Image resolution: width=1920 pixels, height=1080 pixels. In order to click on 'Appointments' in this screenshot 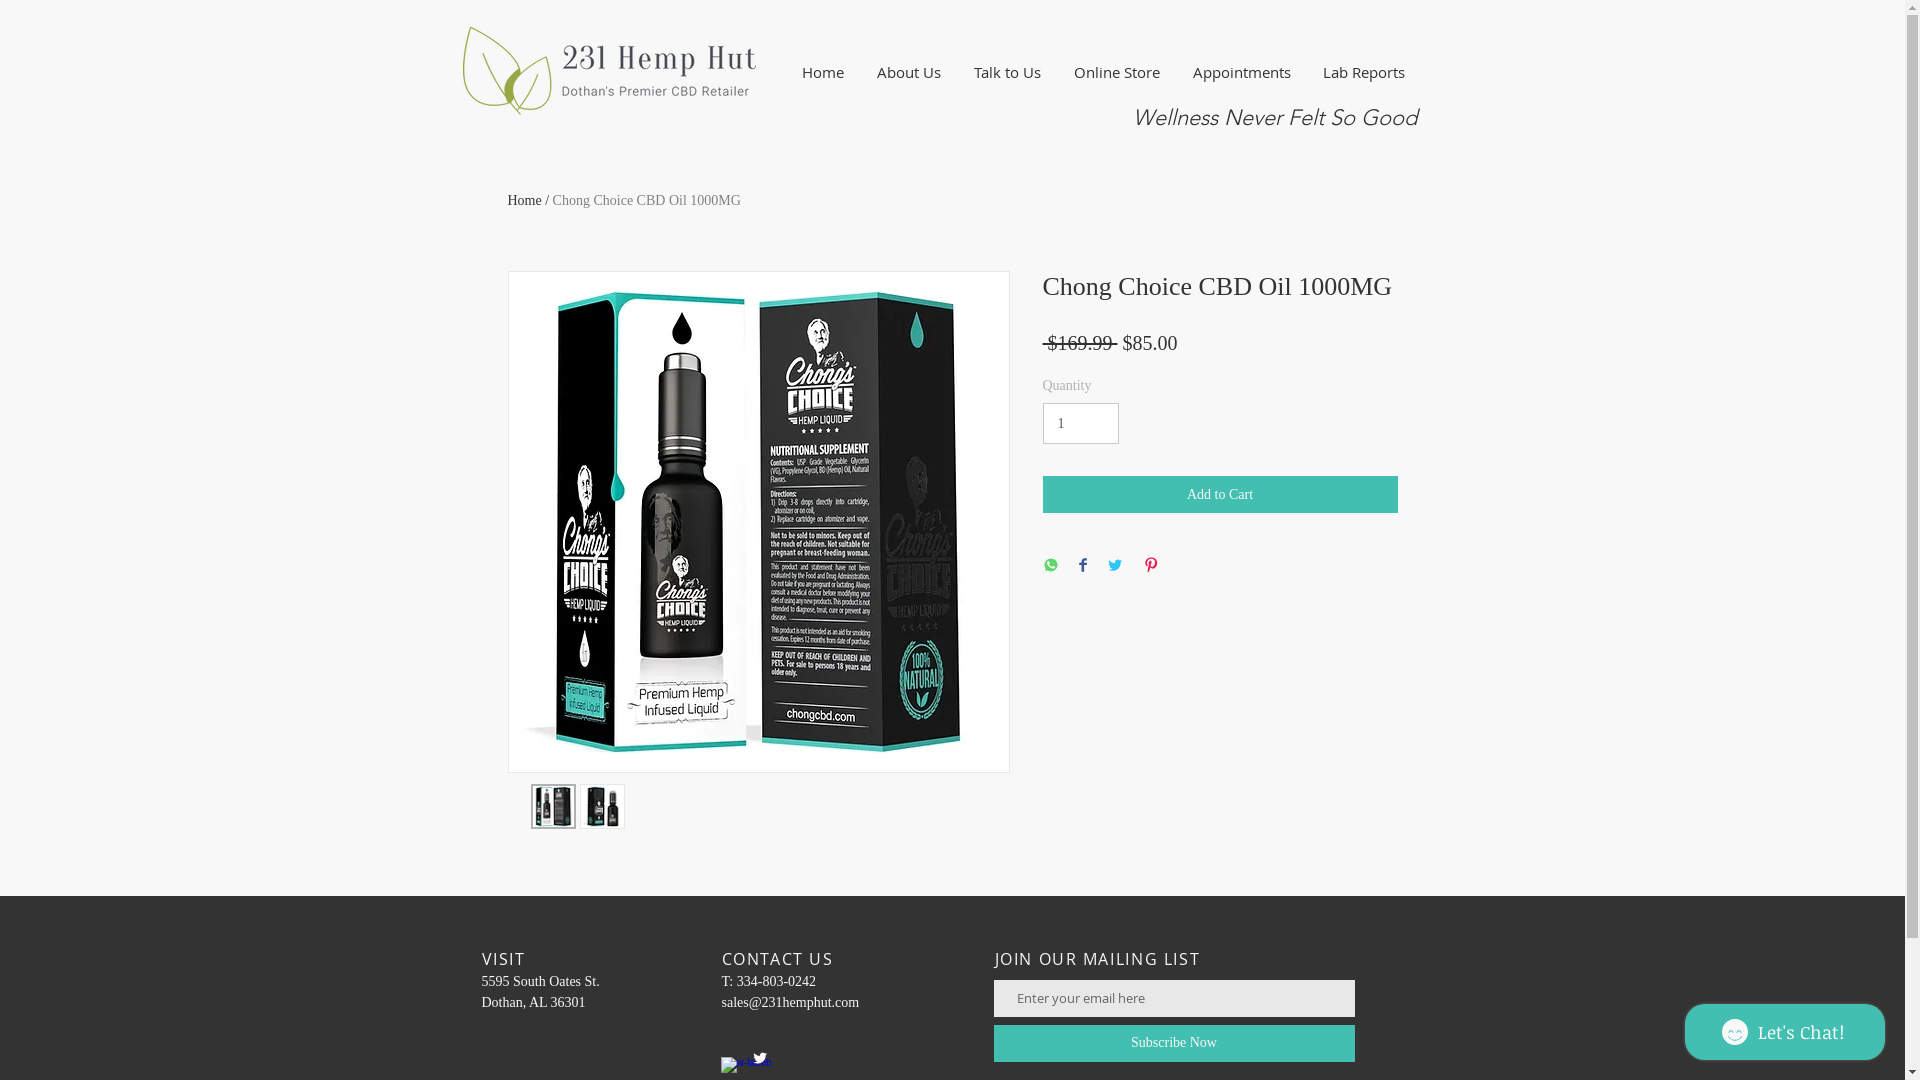, I will do `click(1240, 71)`.